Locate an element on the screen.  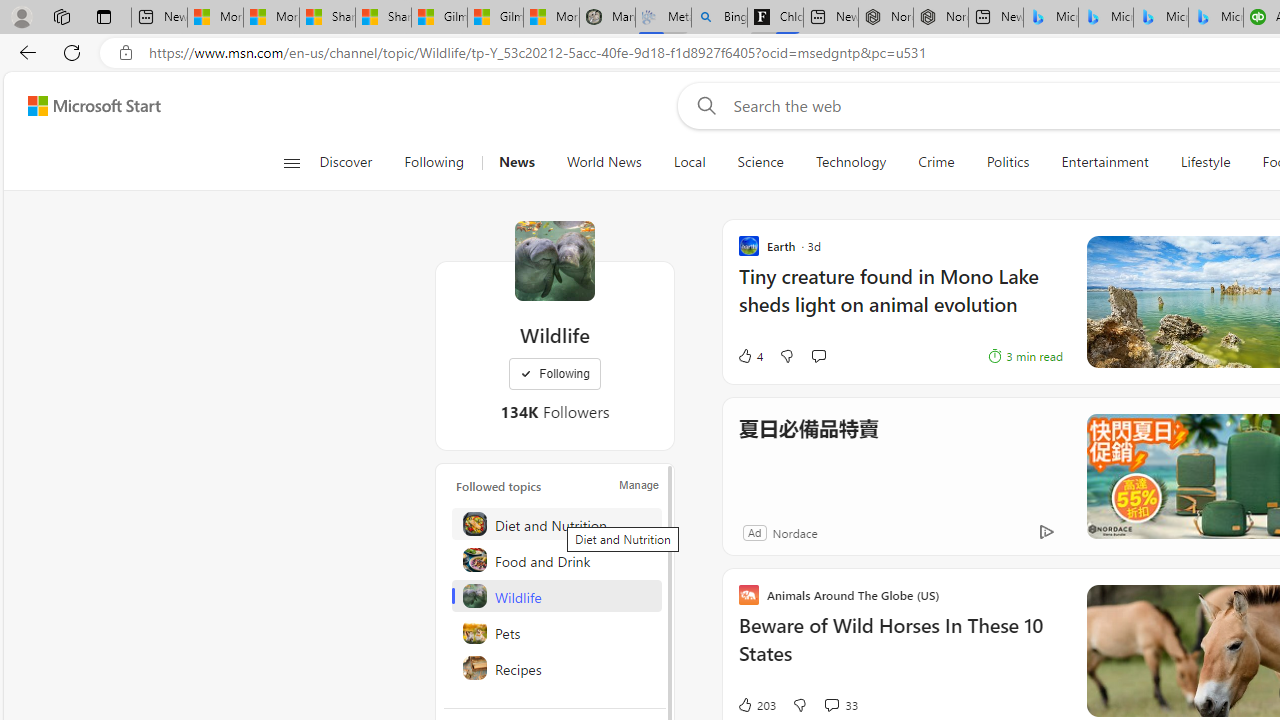
'Microsoft Bing Travel - Shangri-La Hotel Bangkok' is located at coordinates (1215, 17).